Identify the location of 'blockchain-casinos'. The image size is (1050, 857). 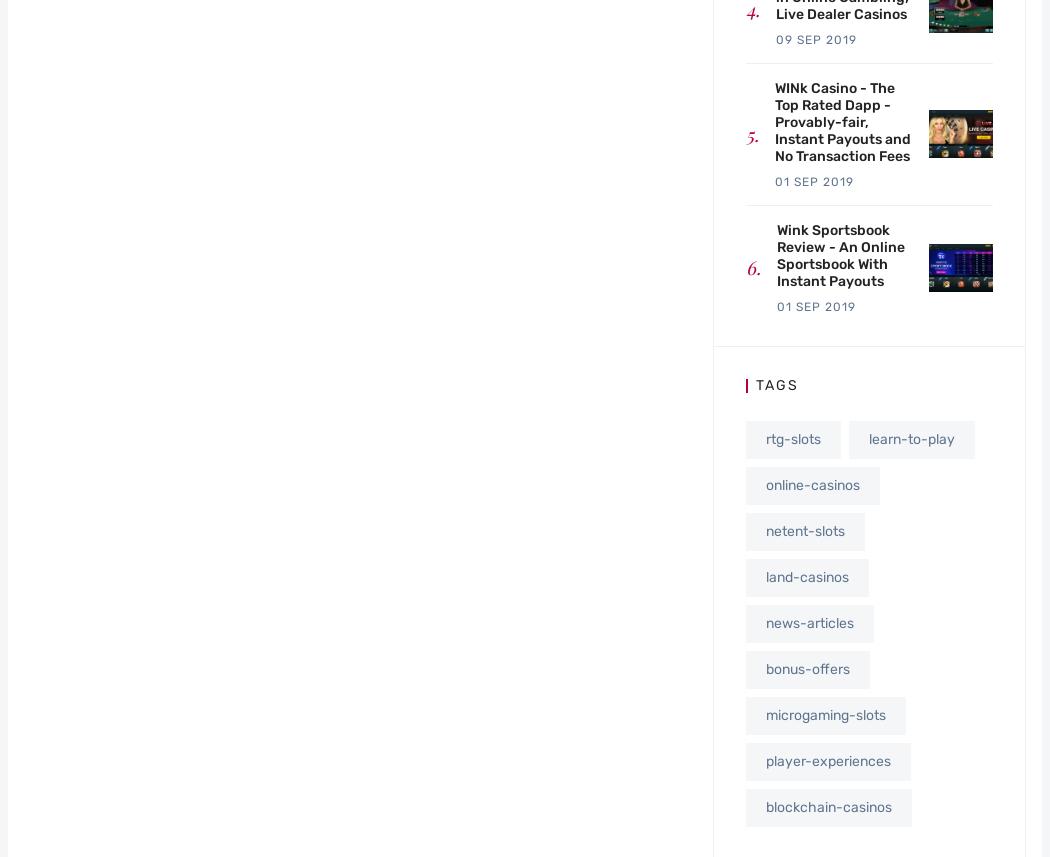
(828, 806).